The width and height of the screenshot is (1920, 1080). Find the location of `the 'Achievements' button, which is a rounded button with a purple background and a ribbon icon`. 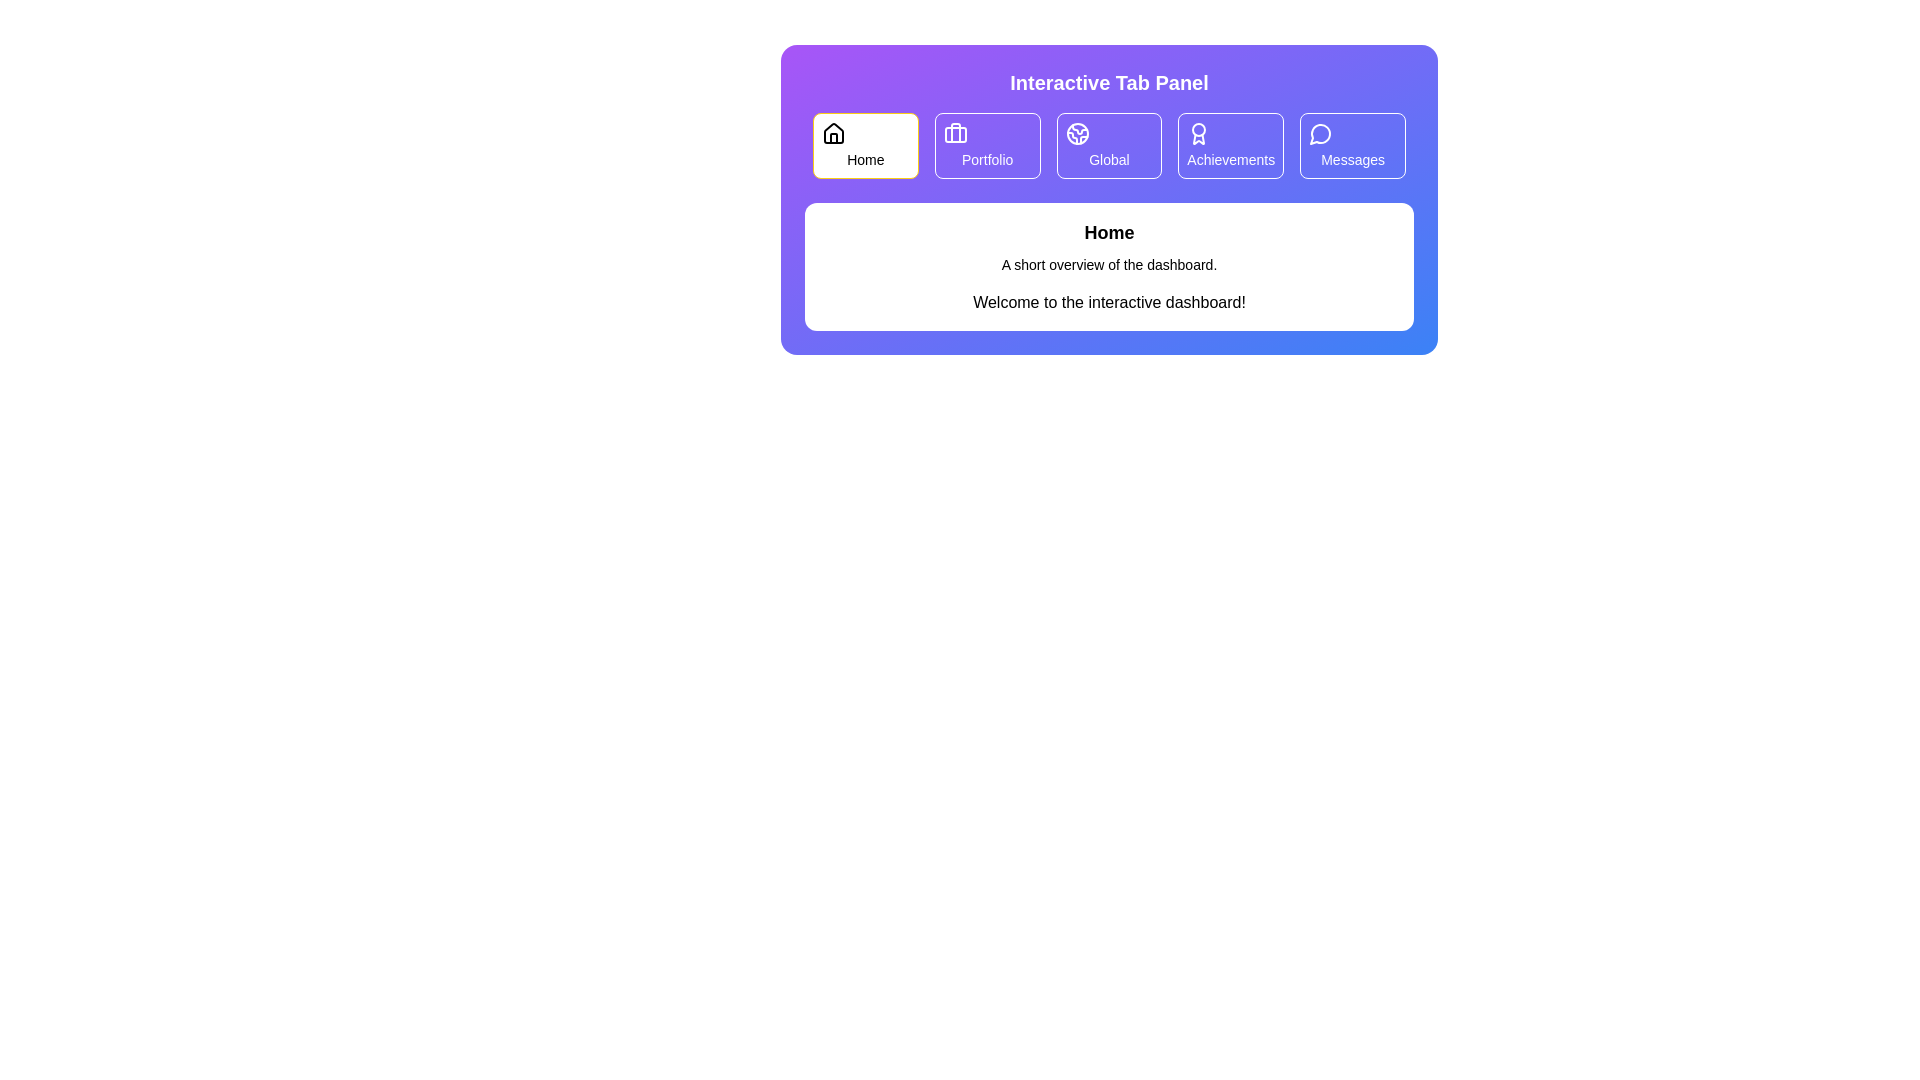

the 'Achievements' button, which is a rounded button with a purple background and a ribbon icon is located at coordinates (1230, 145).